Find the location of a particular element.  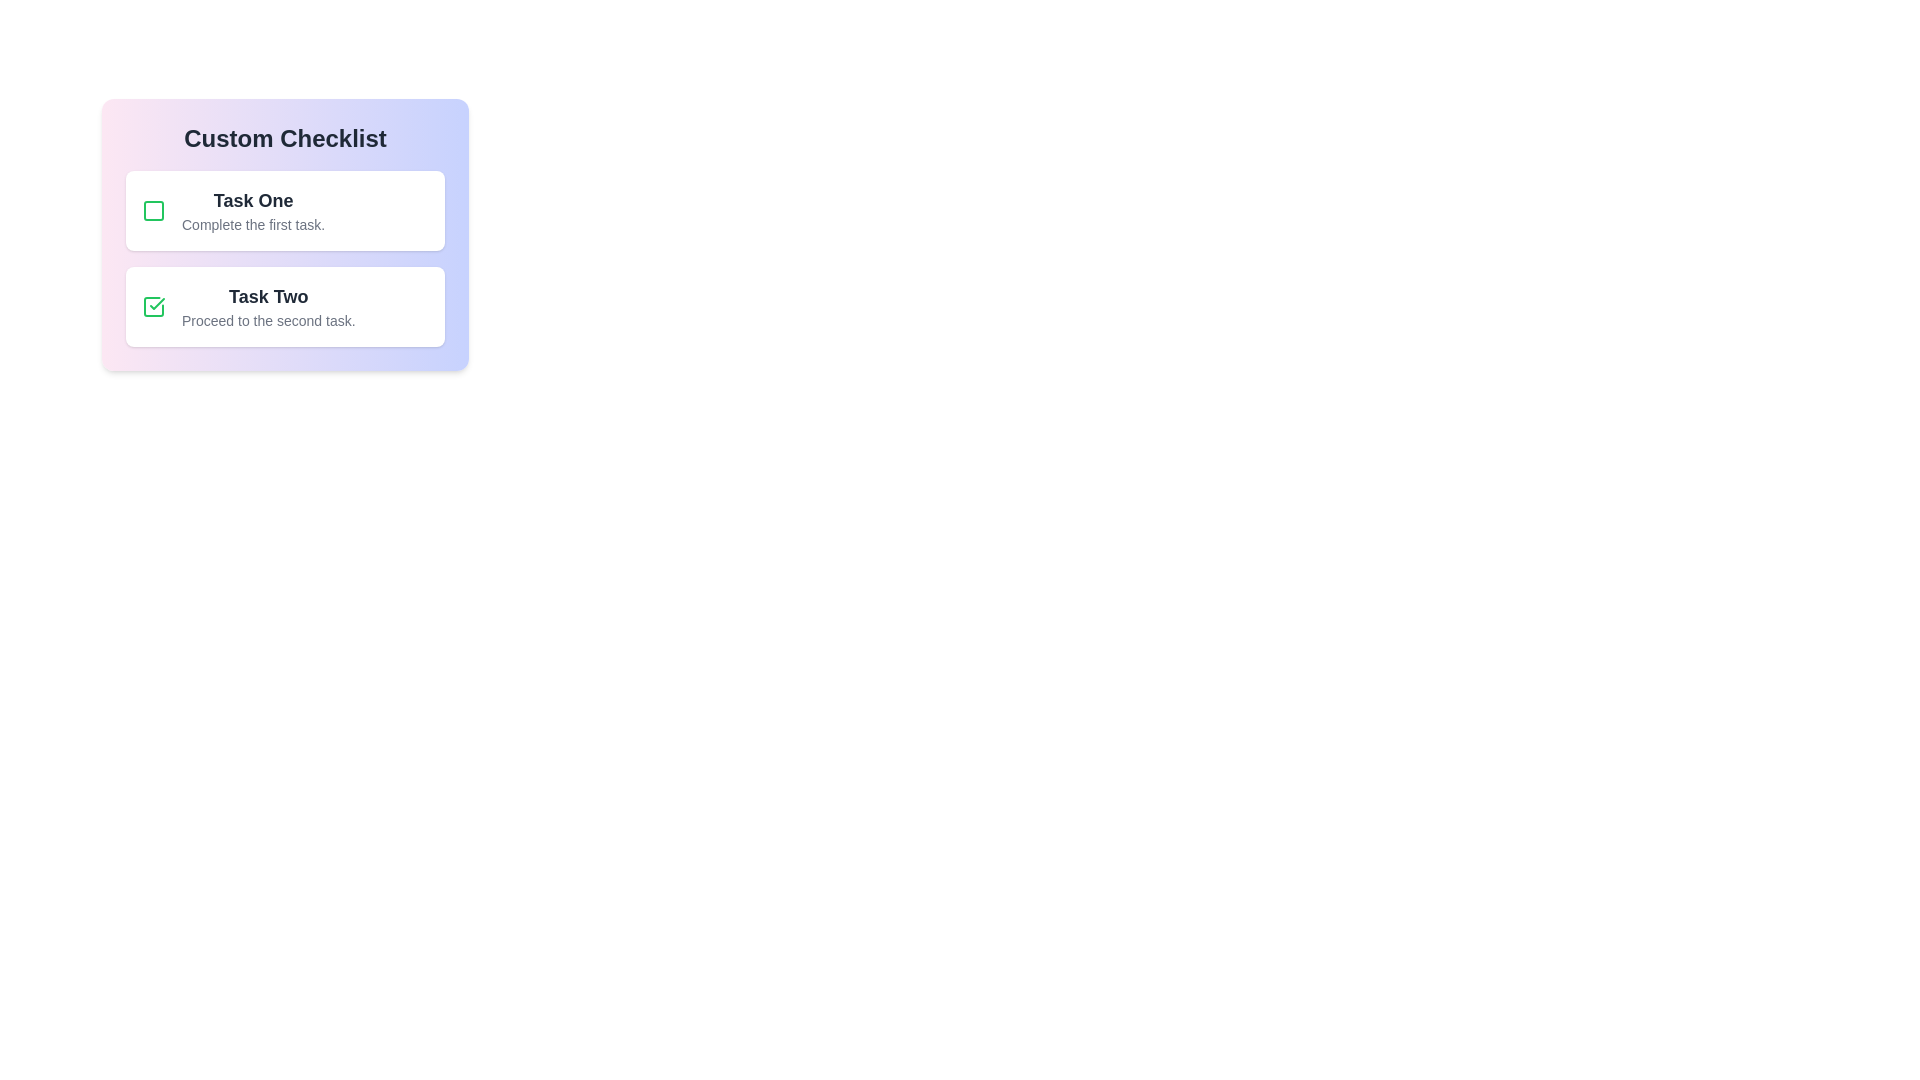

the checkbox located to the left of 'Task One' is located at coordinates (152, 211).